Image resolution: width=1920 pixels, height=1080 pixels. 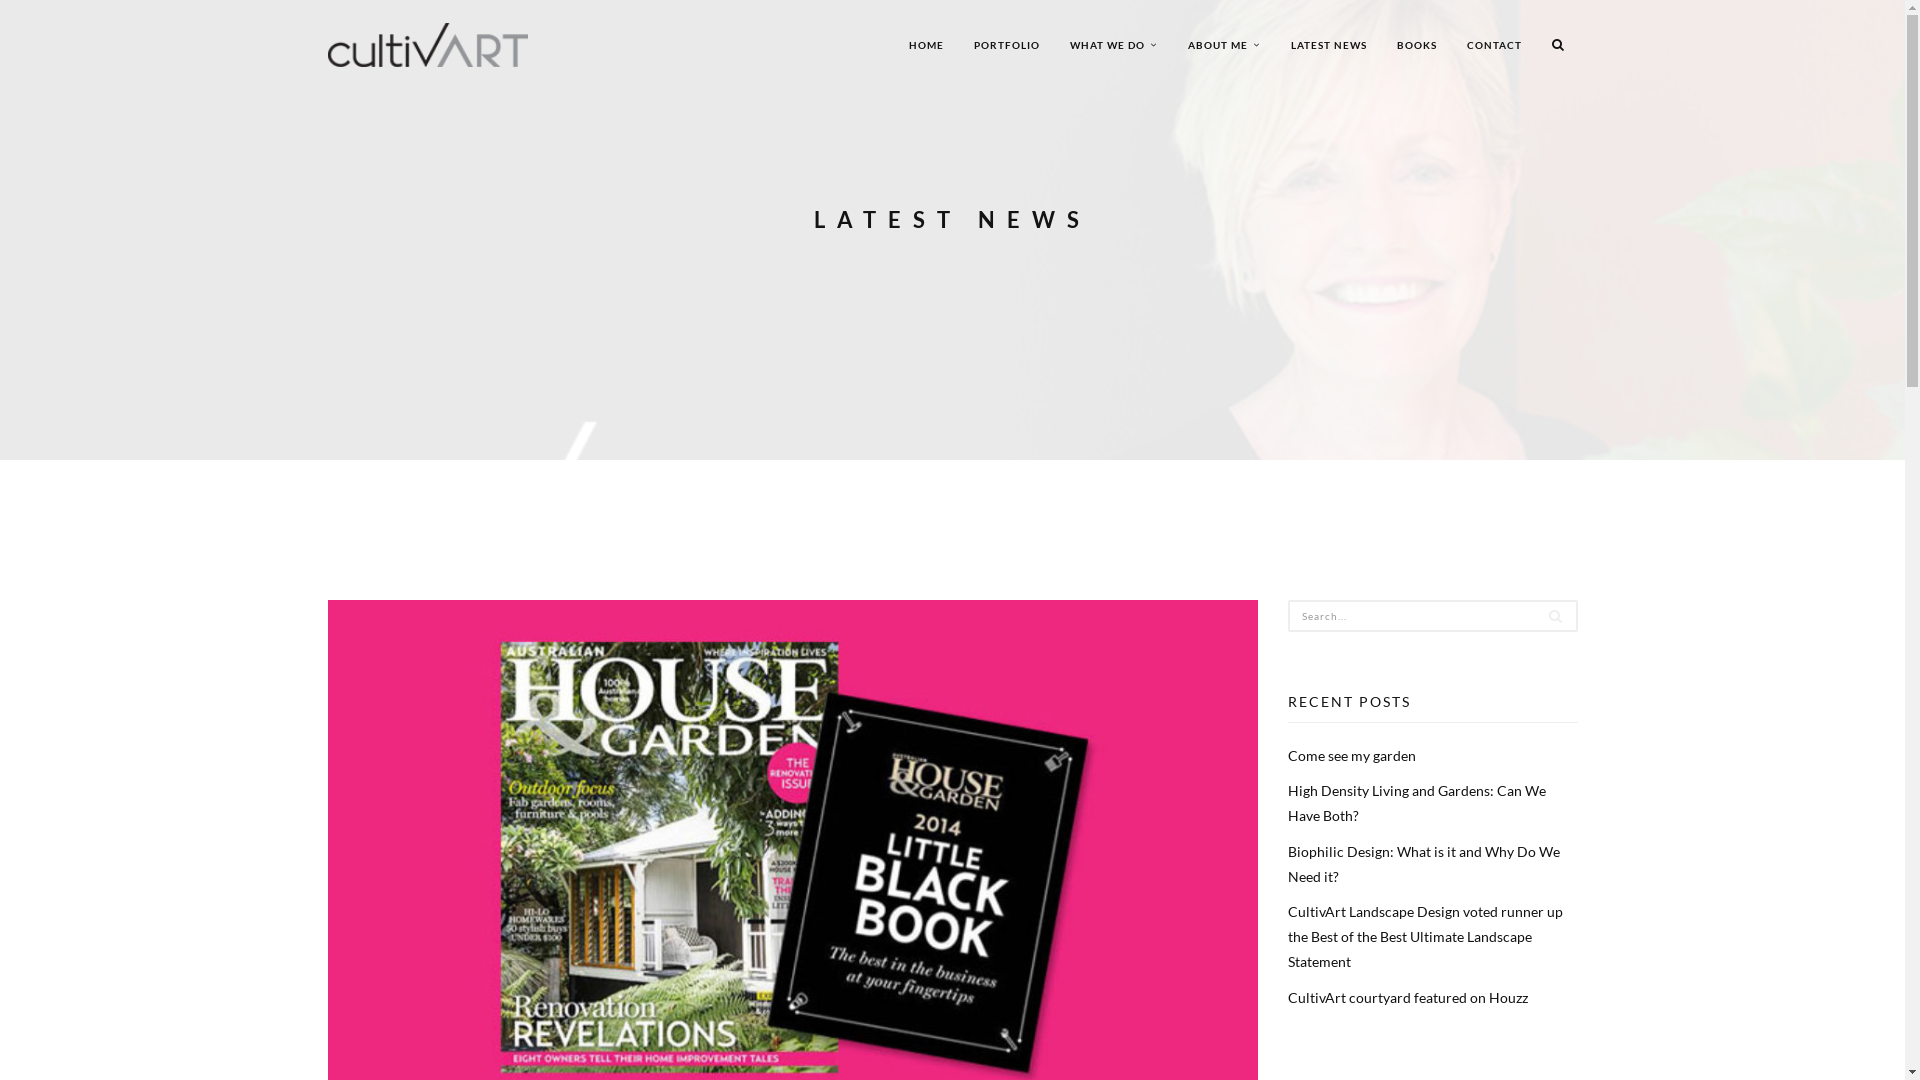 I want to click on 'Biophilic Design: What is it and Why Do We Need it?', so click(x=1287, y=863).